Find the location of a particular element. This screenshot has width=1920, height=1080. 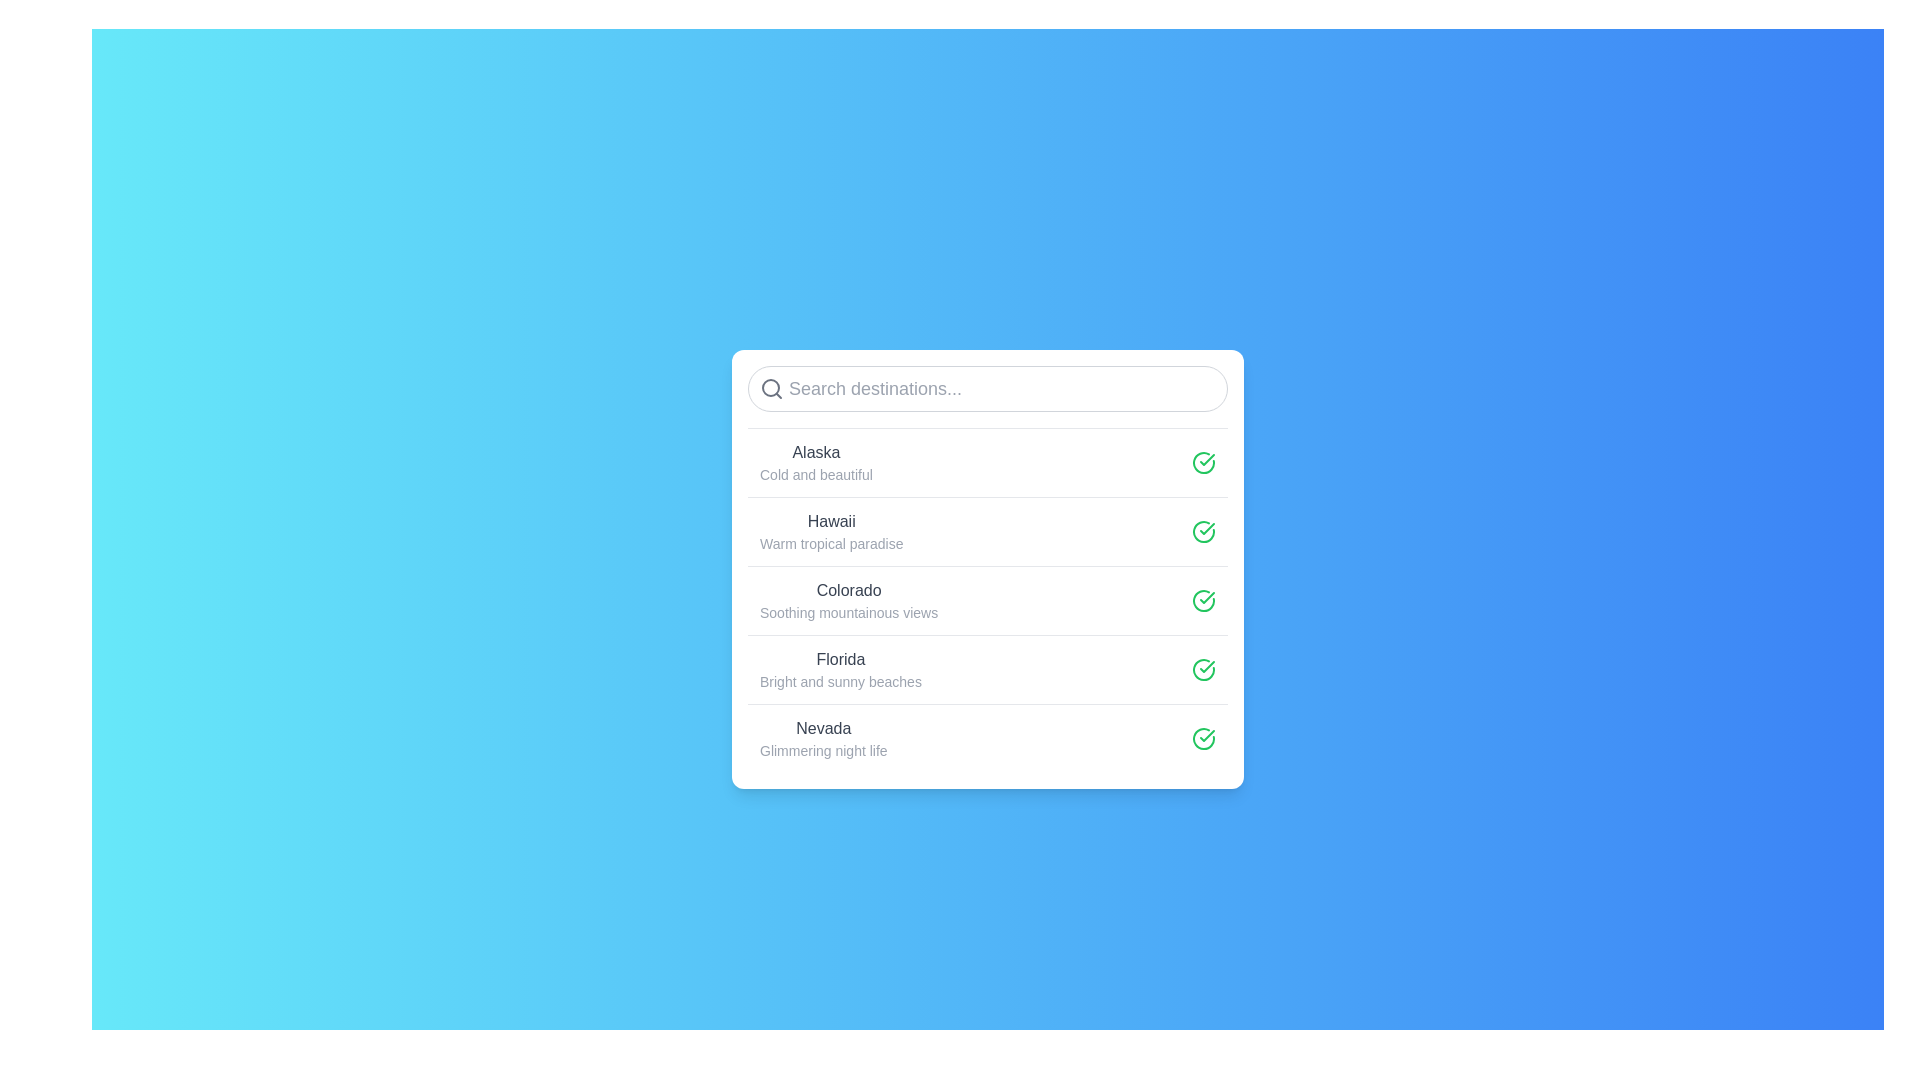

the text label displaying 'Colorado' to provide interaction feedback is located at coordinates (849, 589).